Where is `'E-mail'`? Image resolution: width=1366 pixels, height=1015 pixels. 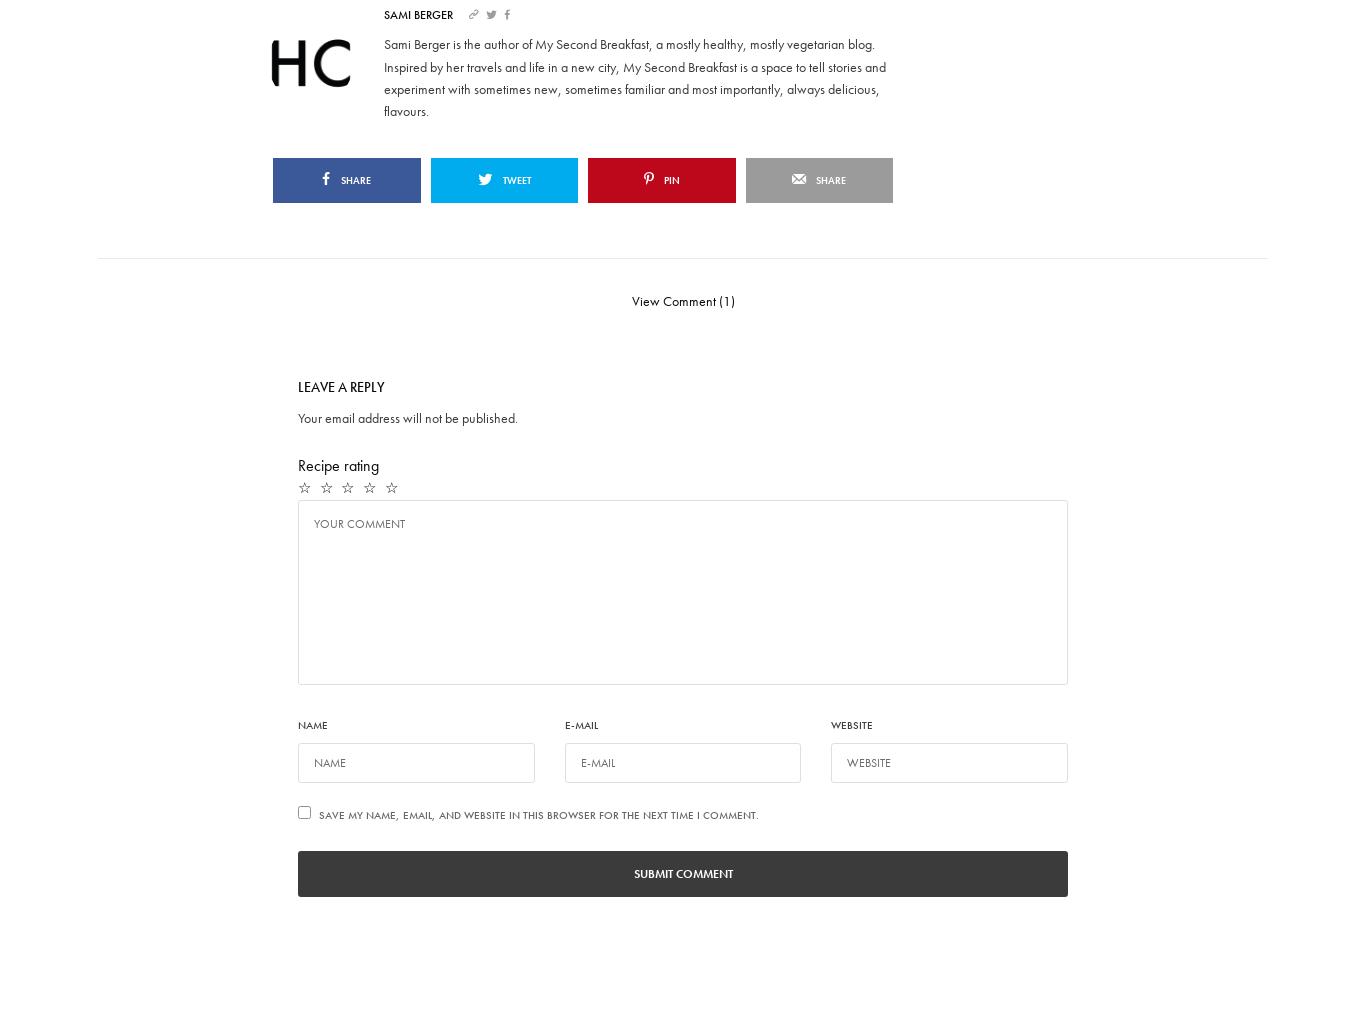
'E-mail' is located at coordinates (564, 723).